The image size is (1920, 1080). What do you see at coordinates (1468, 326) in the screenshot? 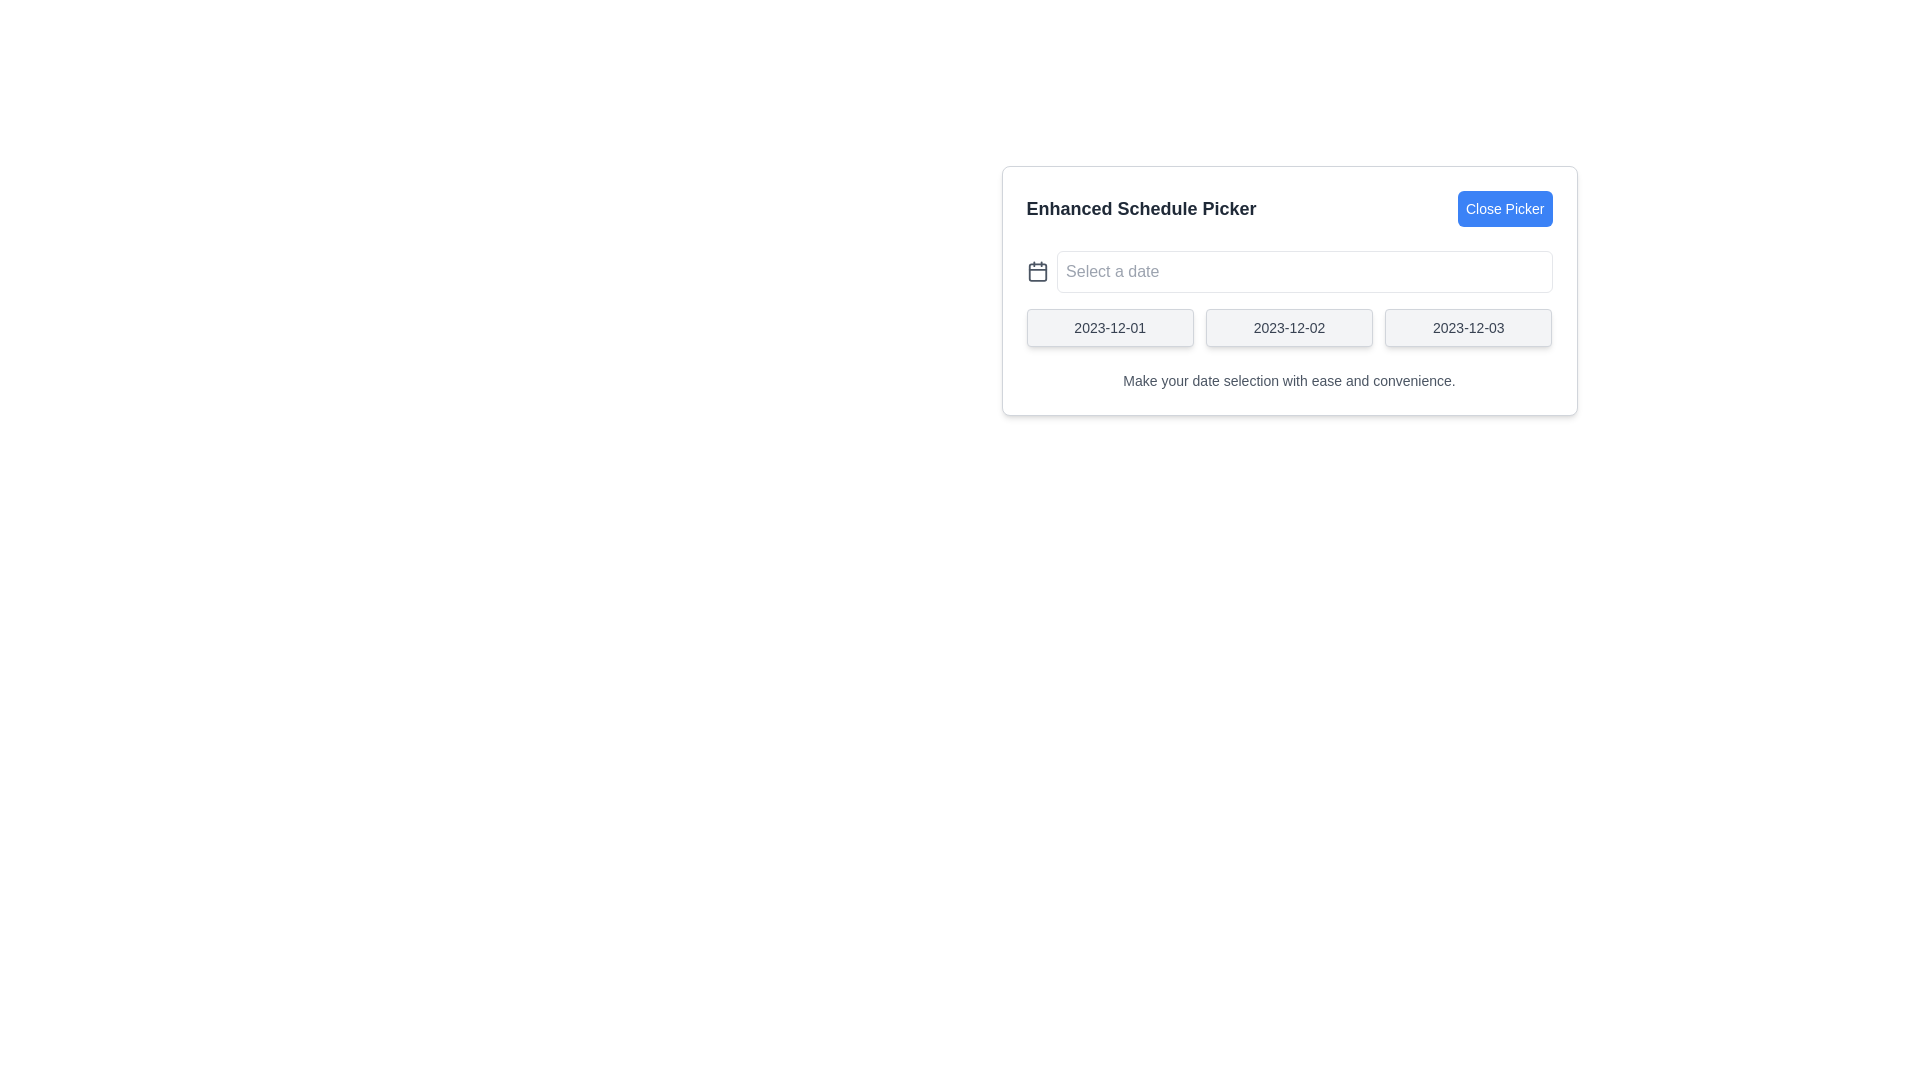
I see `the date selection button for '2023-12-03' located on the right side of the group within the date picker interface` at bounding box center [1468, 326].